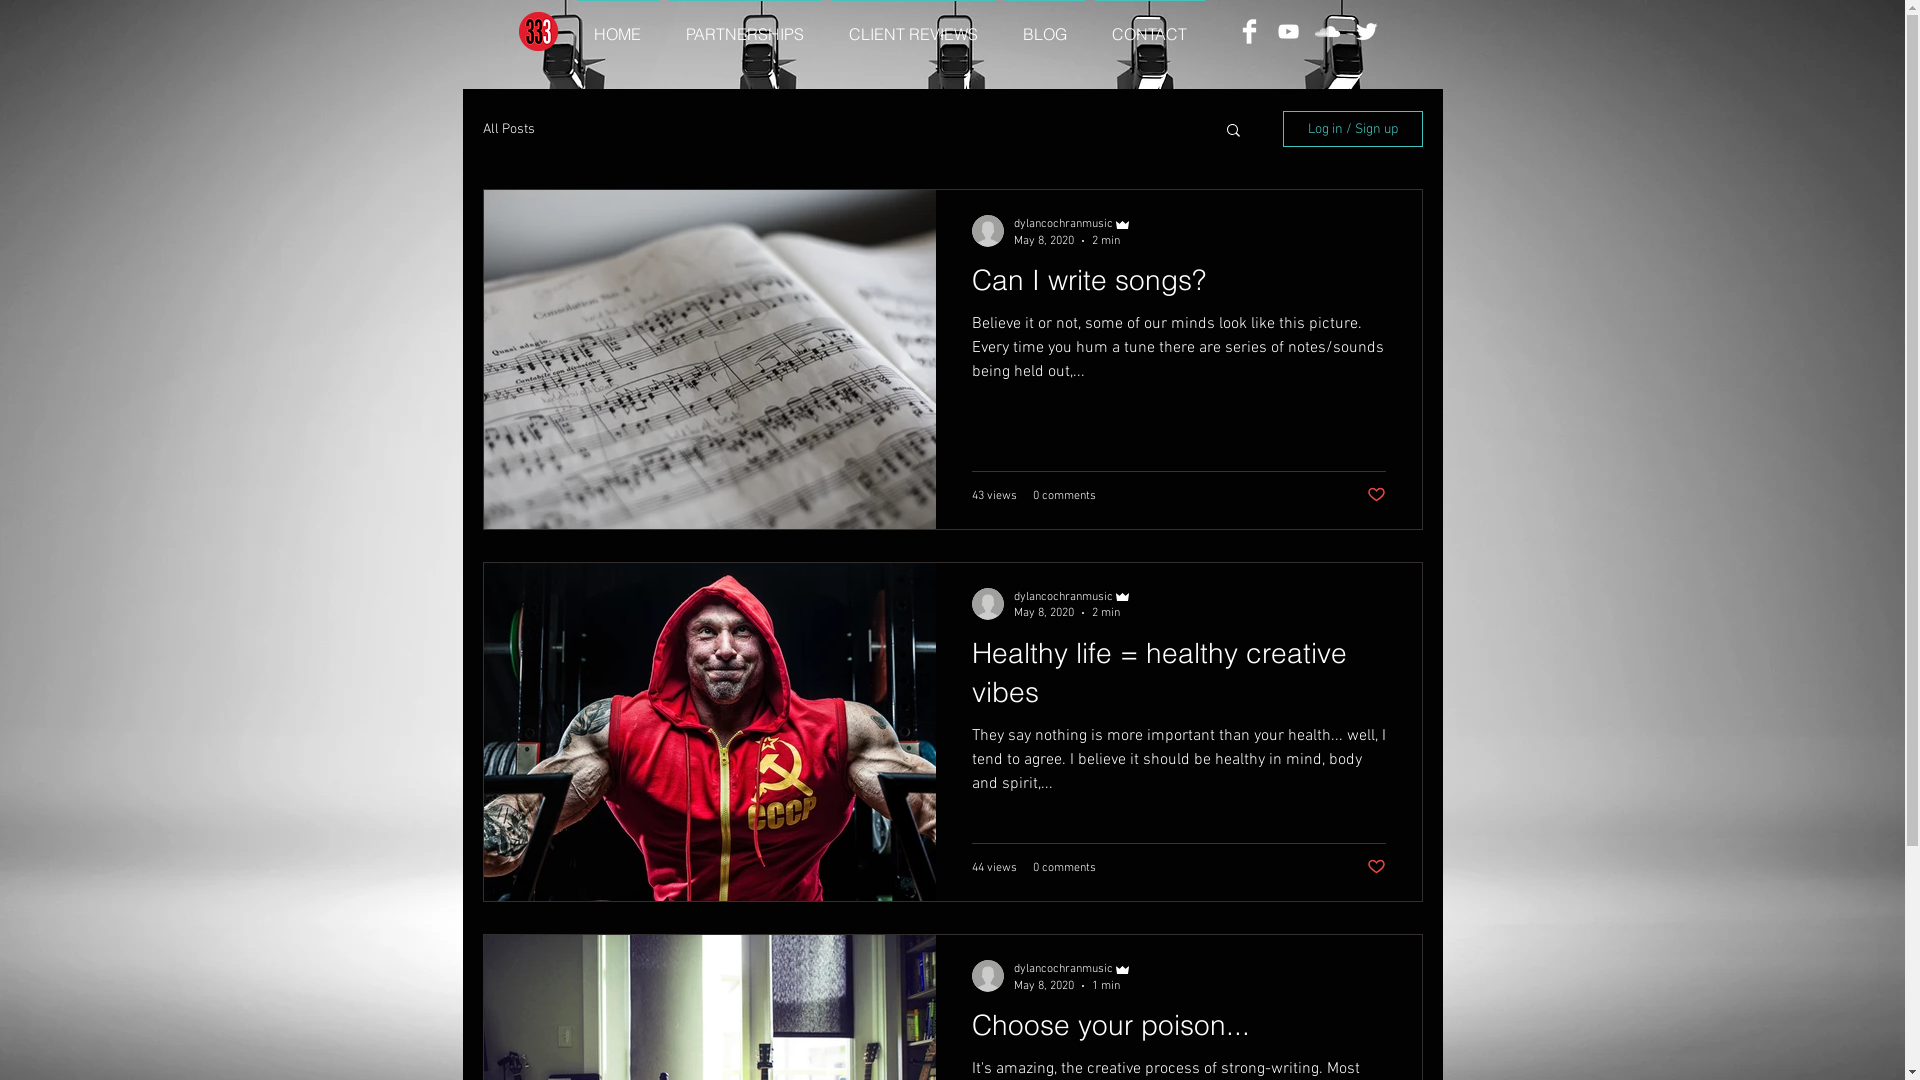  What do you see at coordinates (1043, 25) in the screenshot?
I see `'BLOG'` at bounding box center [1043, 25].